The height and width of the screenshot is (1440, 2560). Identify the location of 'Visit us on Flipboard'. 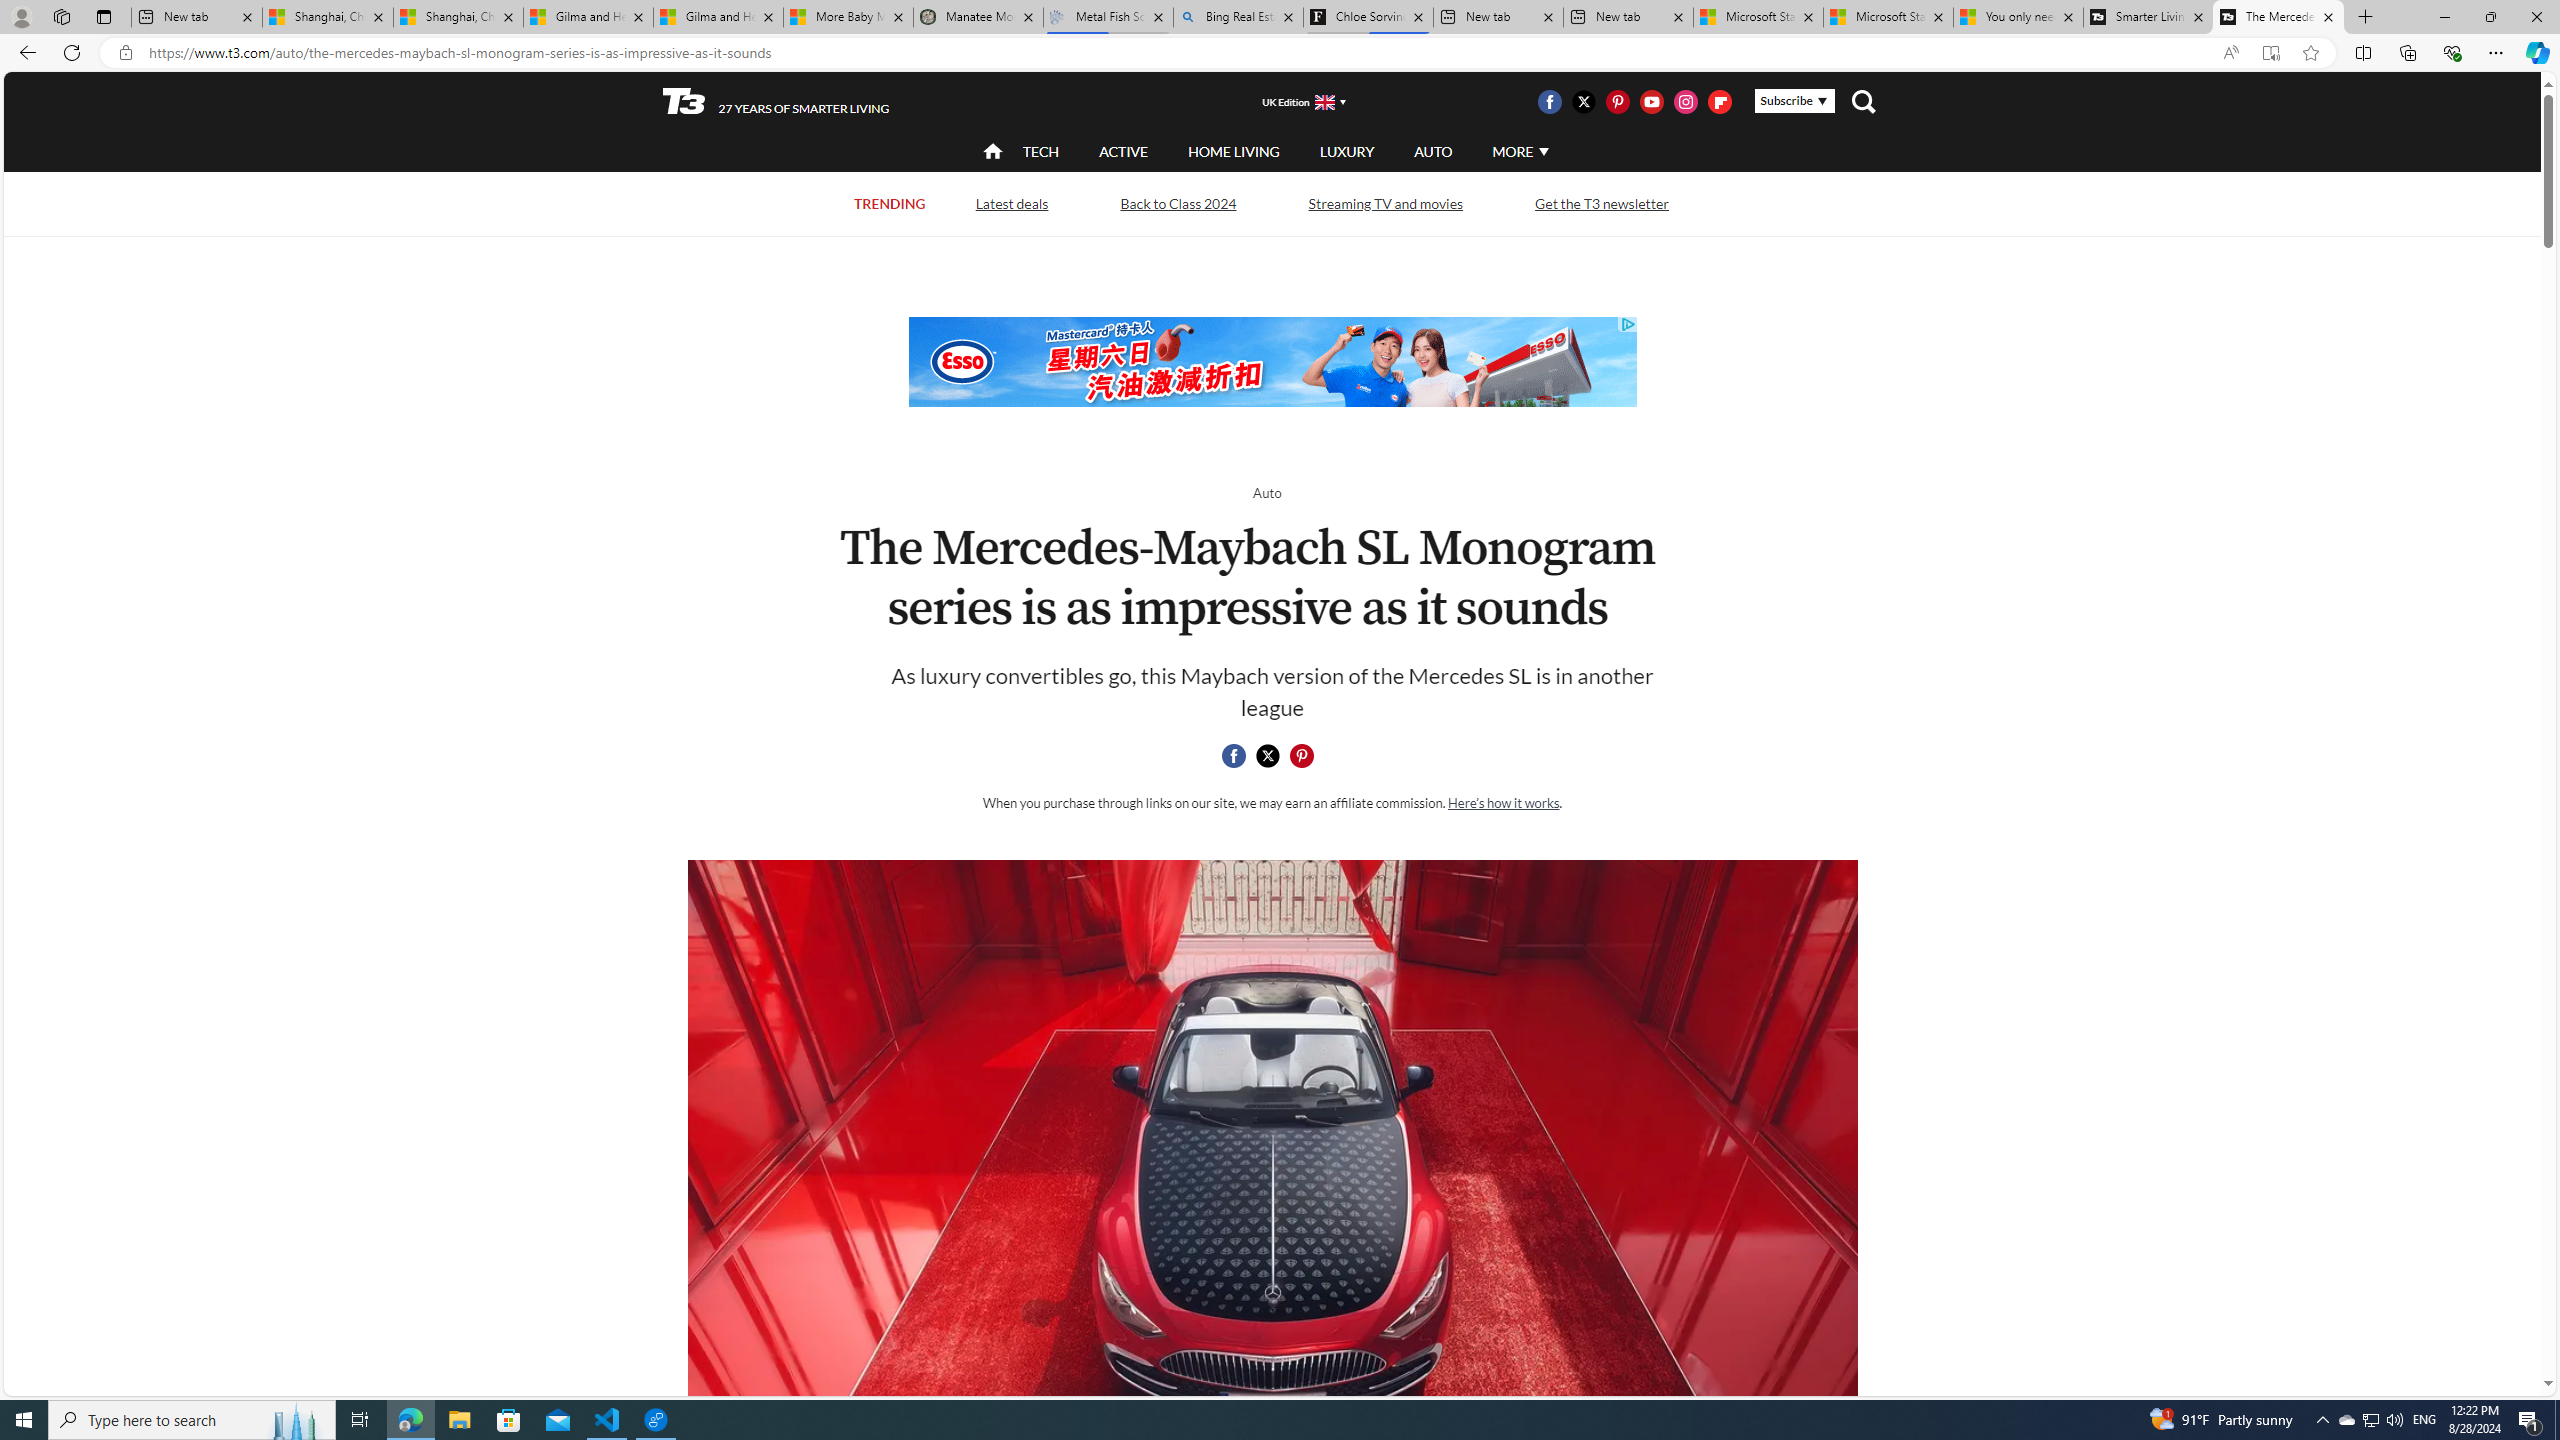
(1720, 100).